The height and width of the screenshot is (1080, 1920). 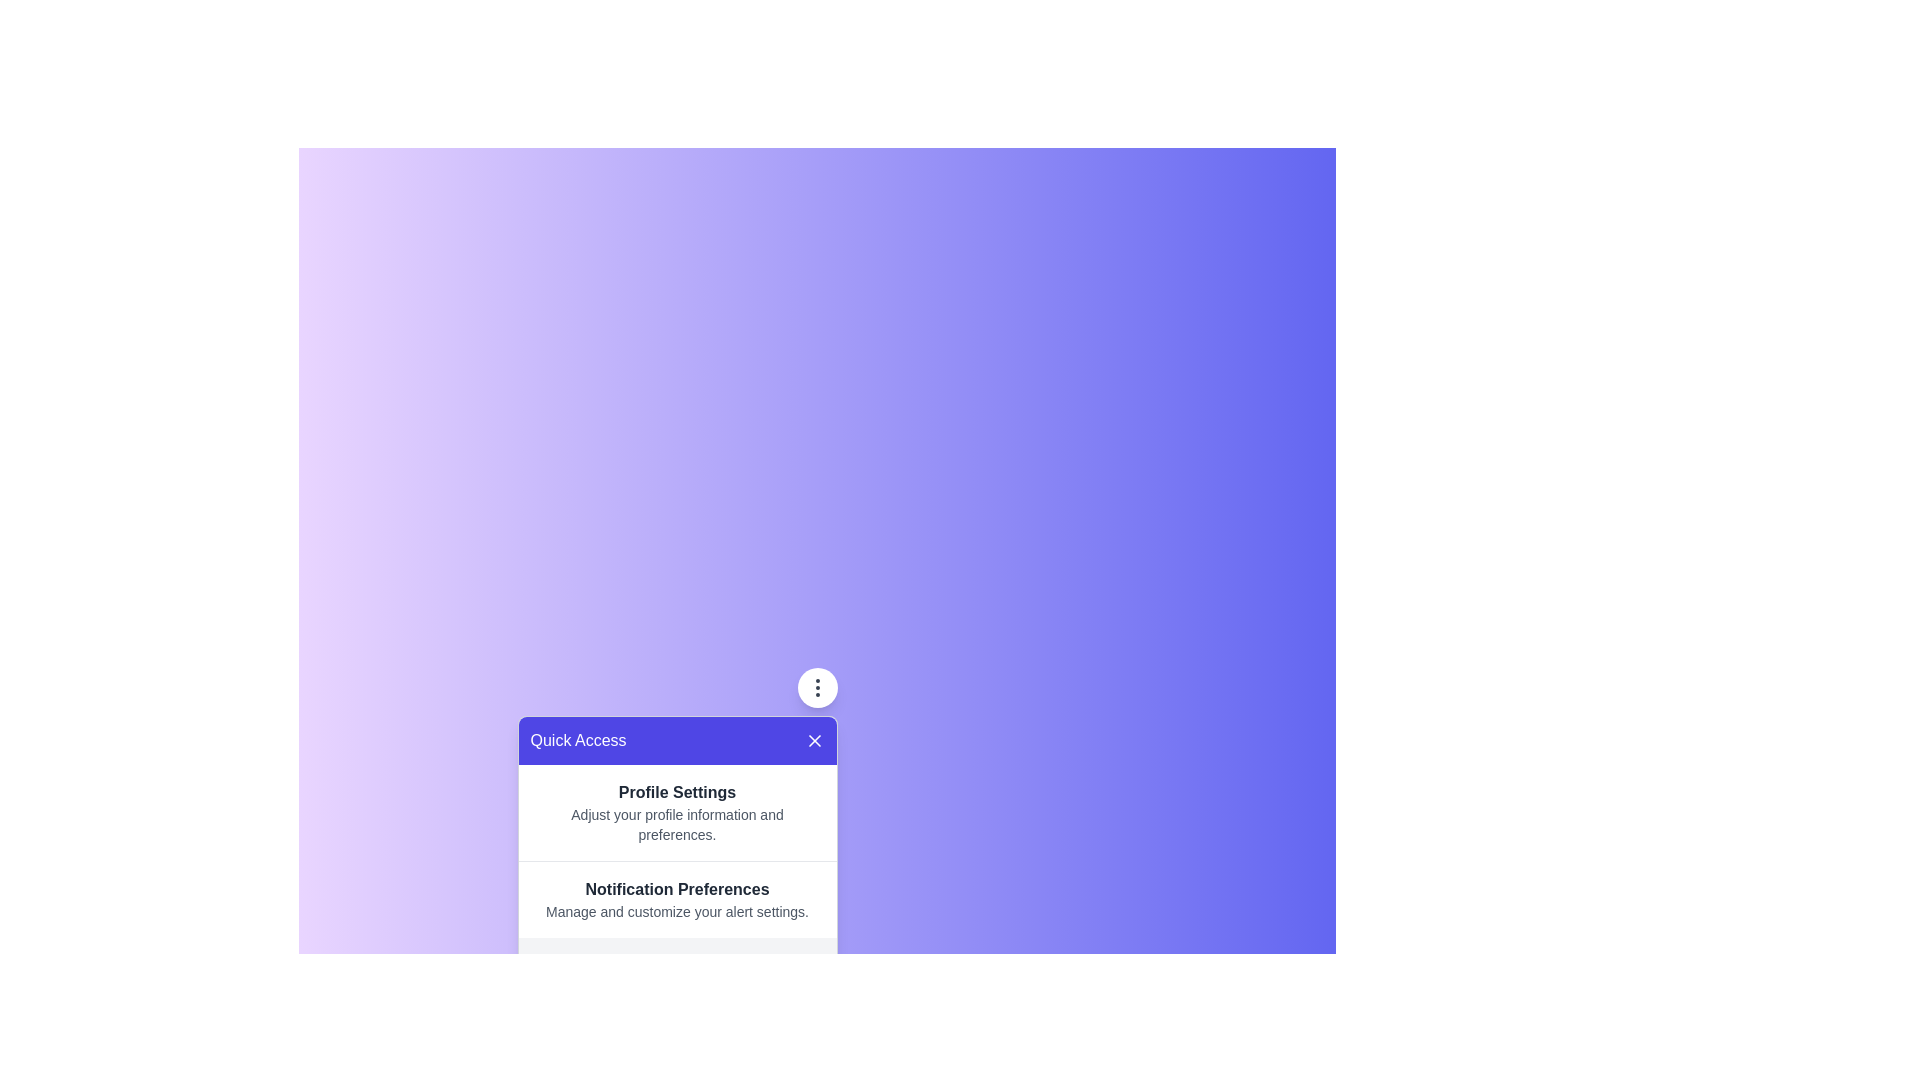 I want to click on the text description 'Manage and customize your alert settings.' which is styled in a smaller, light gray font and located beneath the bold heading 'Notification Preferences.', so click(x=677, y=911).